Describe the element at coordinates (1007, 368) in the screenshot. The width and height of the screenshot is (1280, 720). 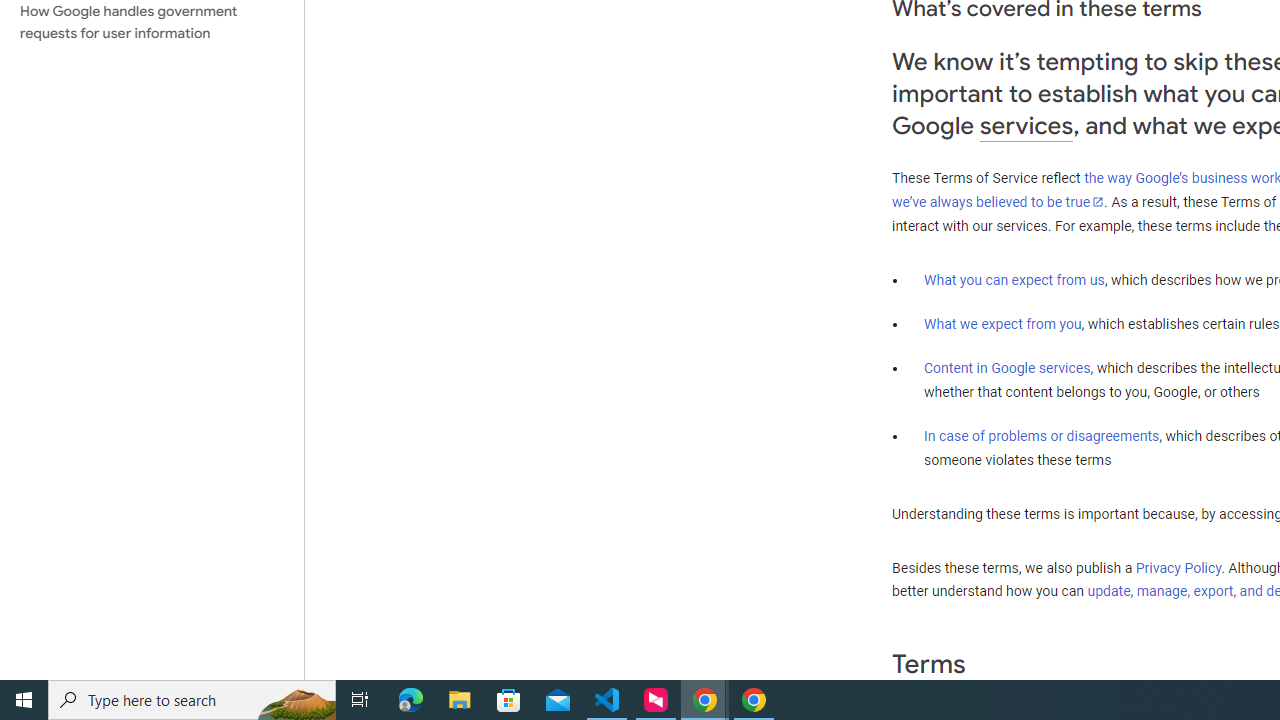
I see `'Content in Google services'` at that location.